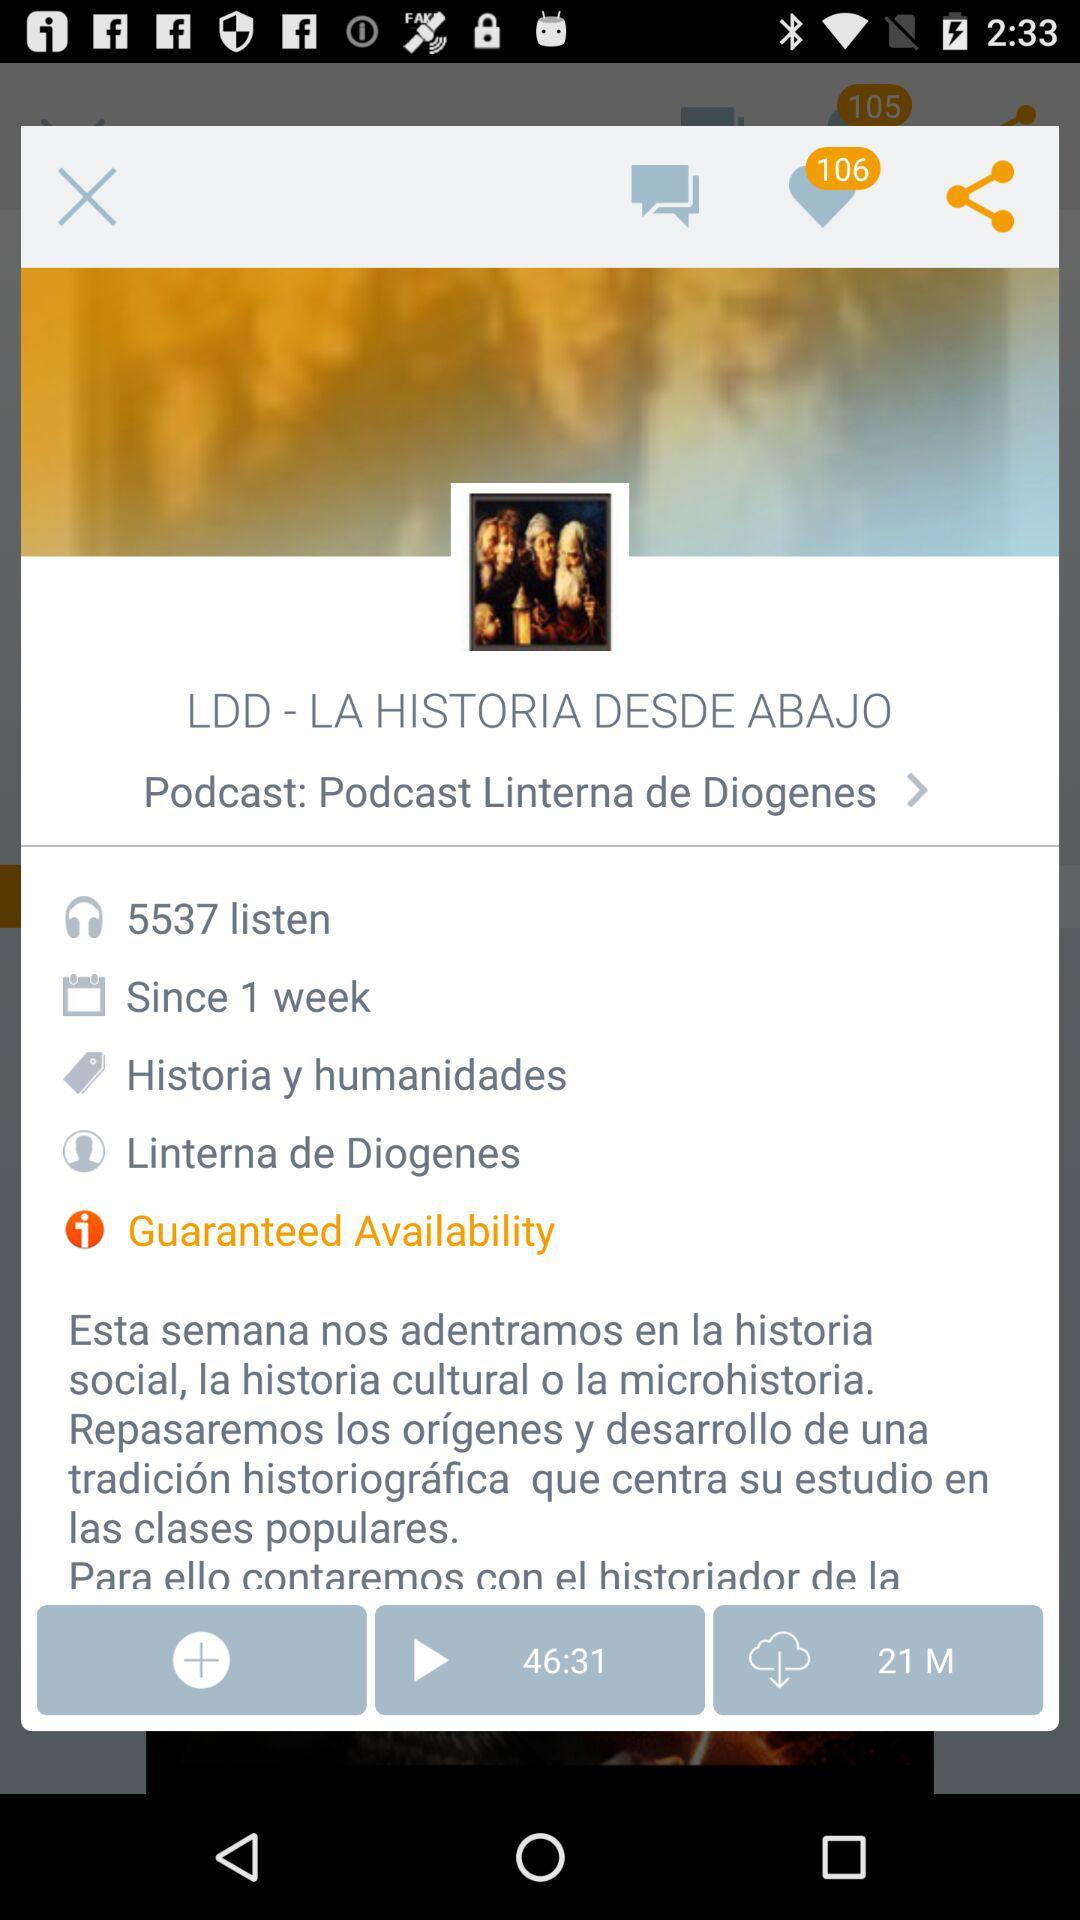  I want to click on the 21 m, so click(877, 1660).